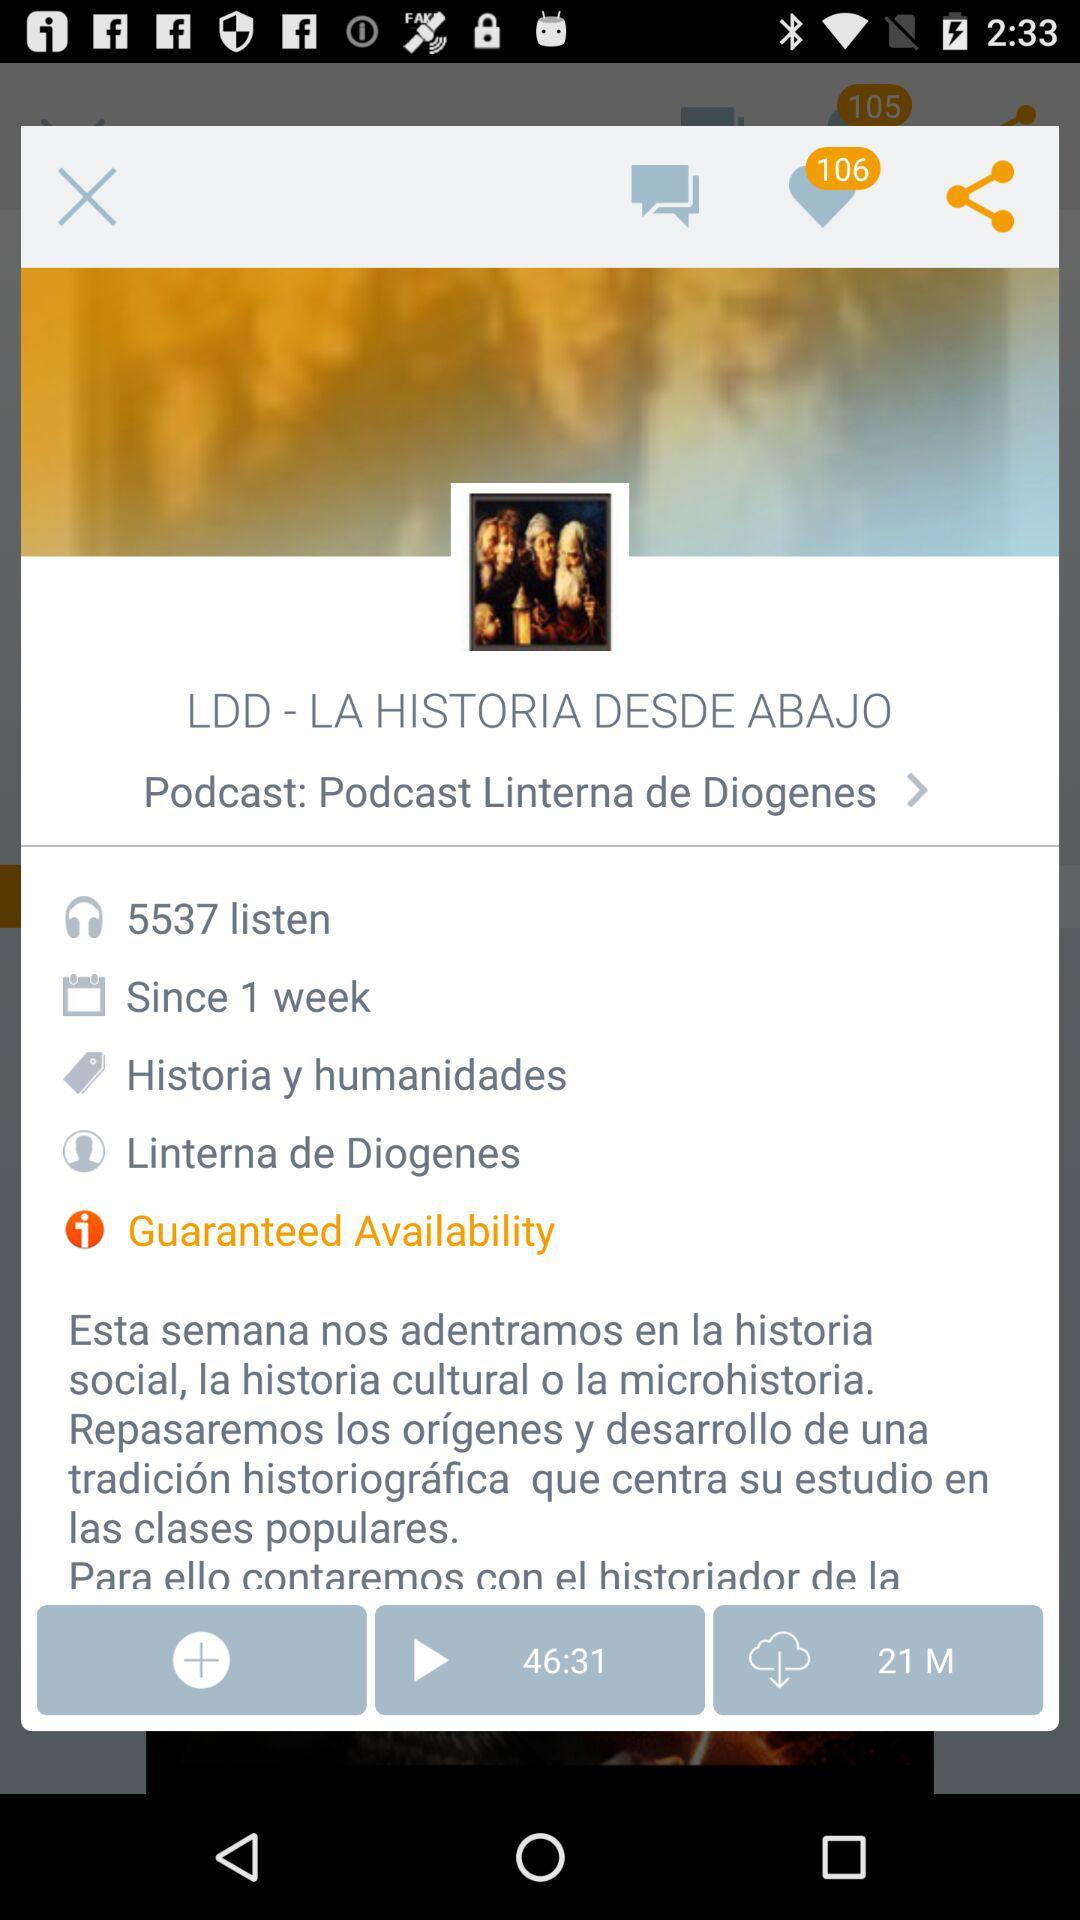  I want to click on the 21 m, so click(877, 1660).